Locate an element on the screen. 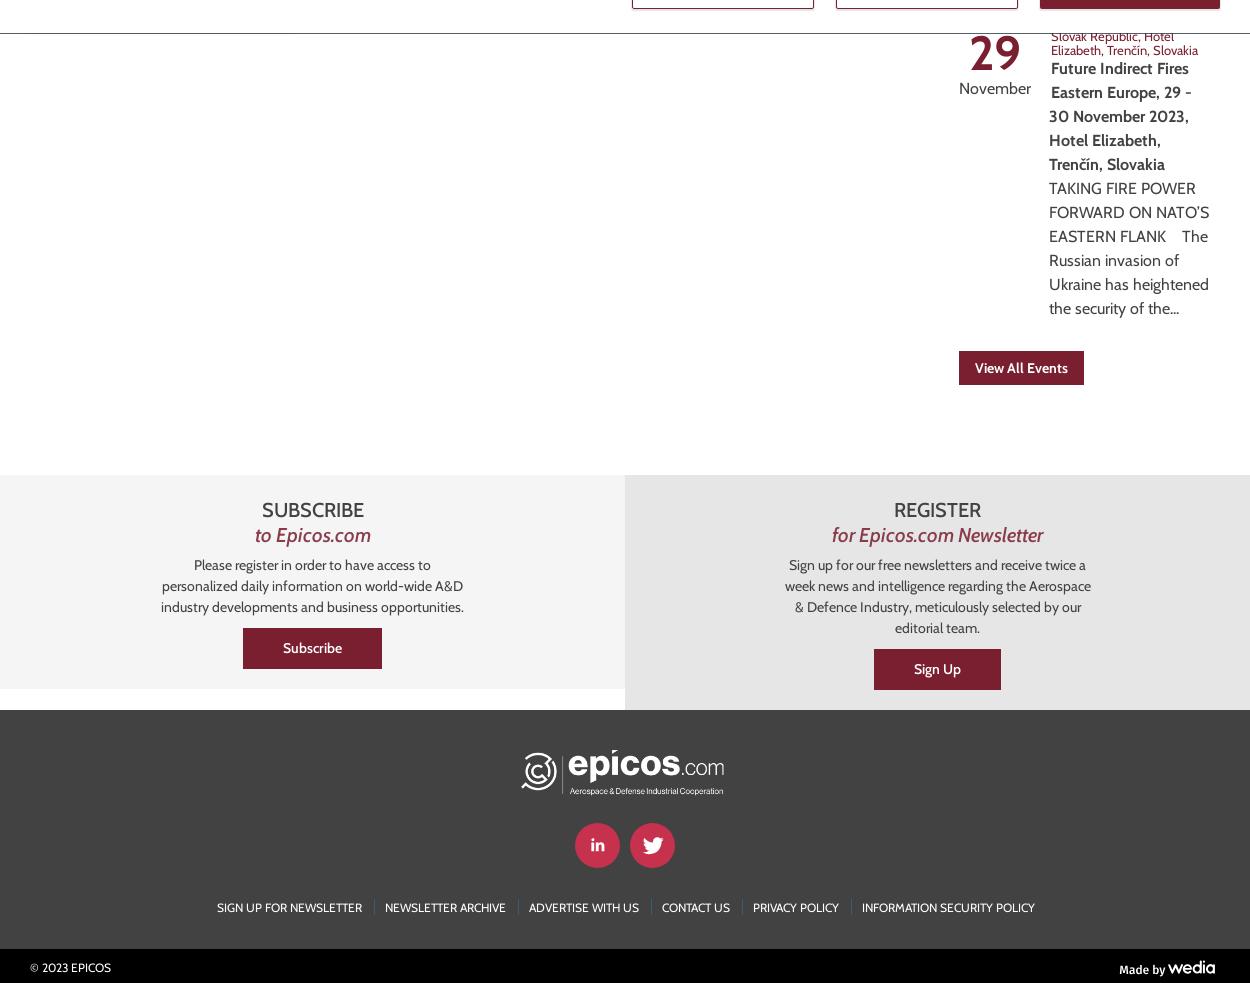 The image size is (1250, 983). 'Future Indirect Fires Eastern Europe, 29 - 30 November 2023, Hotel Elizabeth, Trenčín, Slovakia' is located at coordinates (1119, 115).